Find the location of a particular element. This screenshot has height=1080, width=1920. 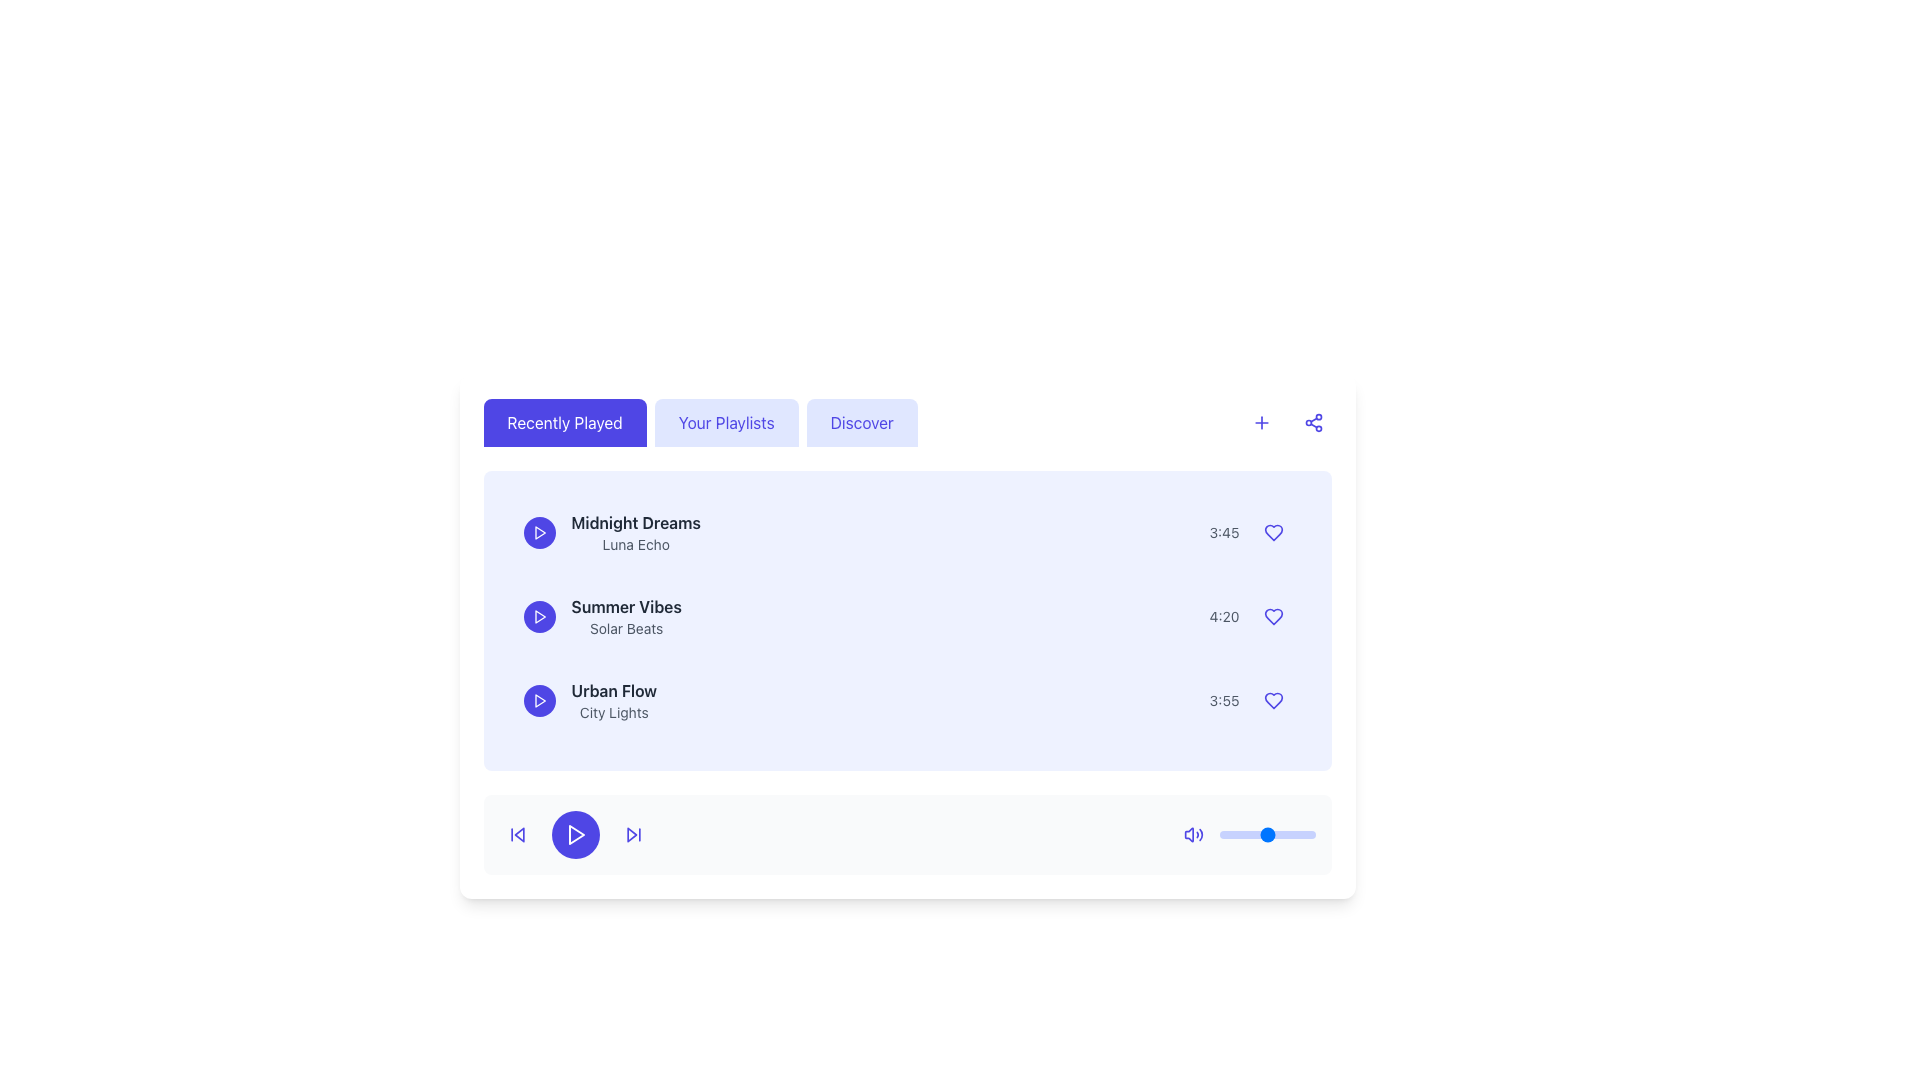

the play button in the media control interface is located at coordinates (574, 834).